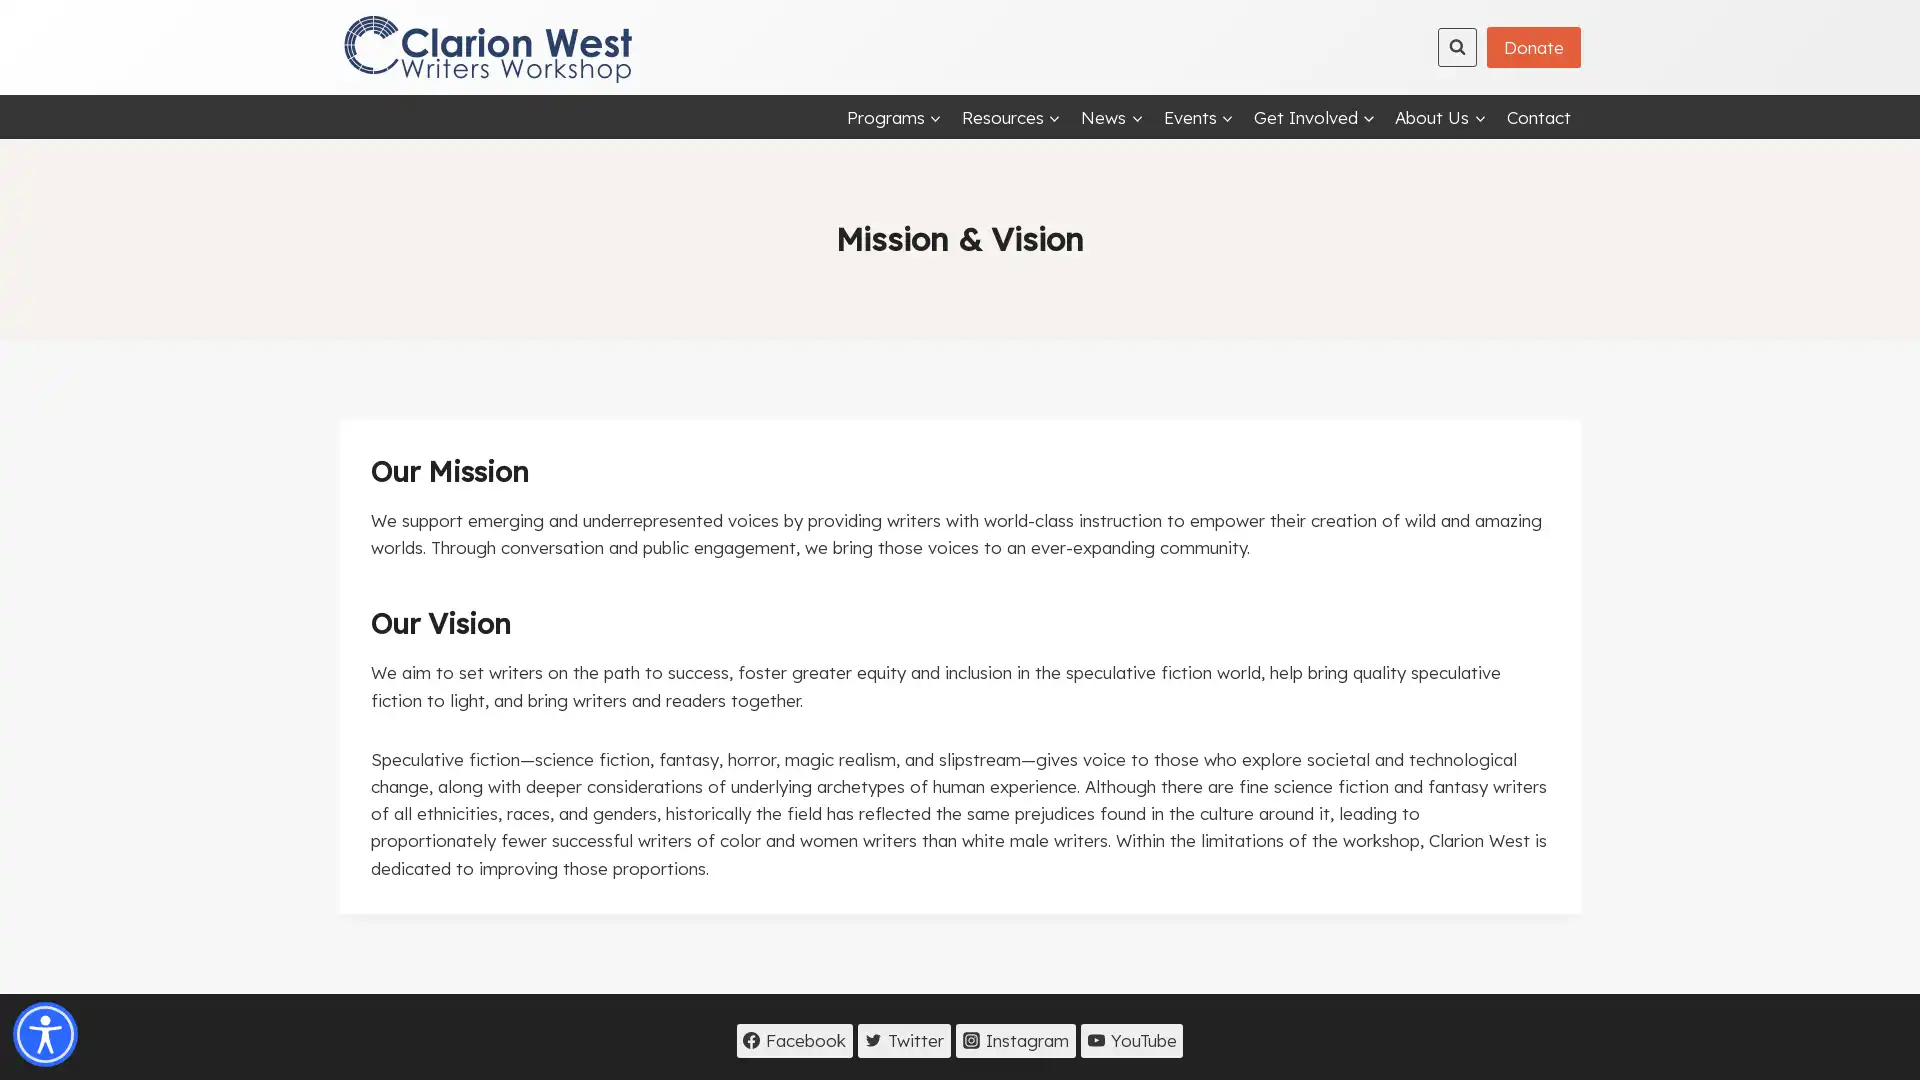  Describe the element at coordinates (1440, 116) in the screenshot. I see `Expand child menu` at that location.